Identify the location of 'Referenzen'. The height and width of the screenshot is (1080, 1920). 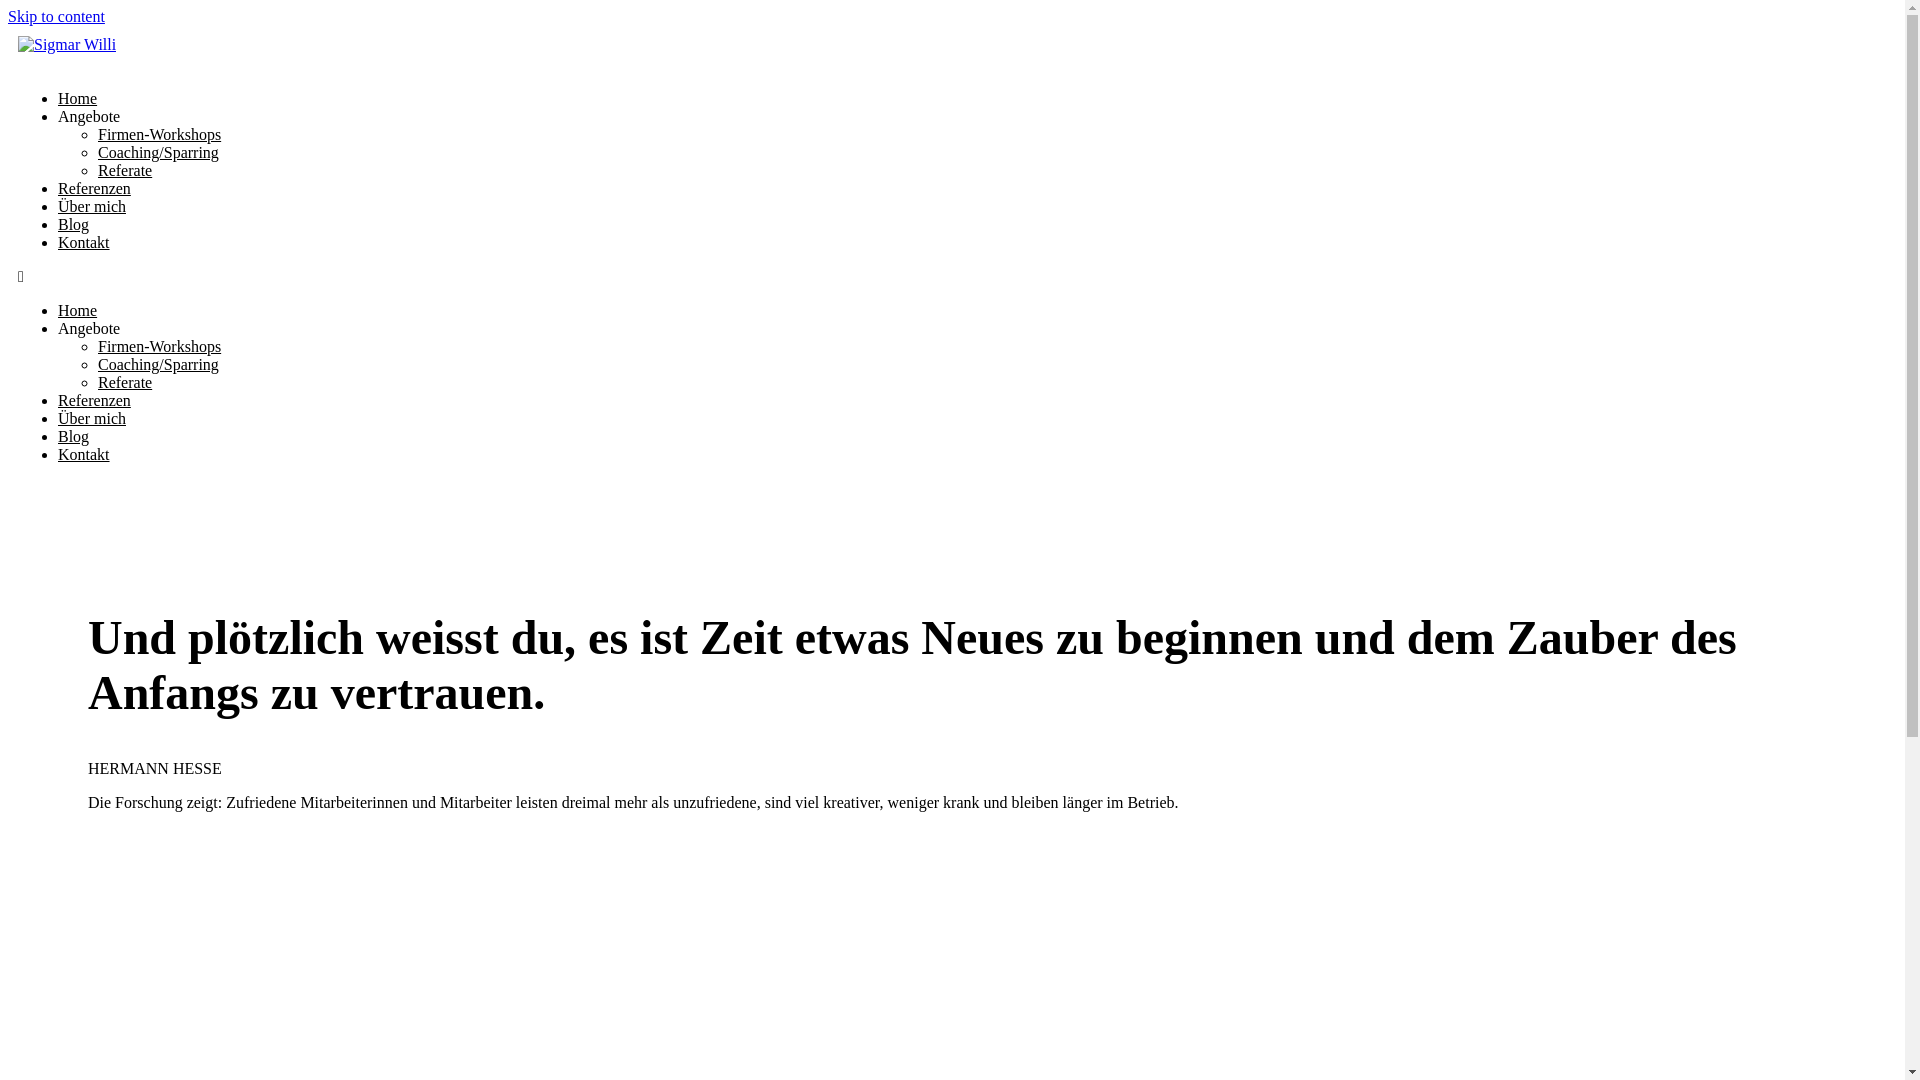
(93, 400).